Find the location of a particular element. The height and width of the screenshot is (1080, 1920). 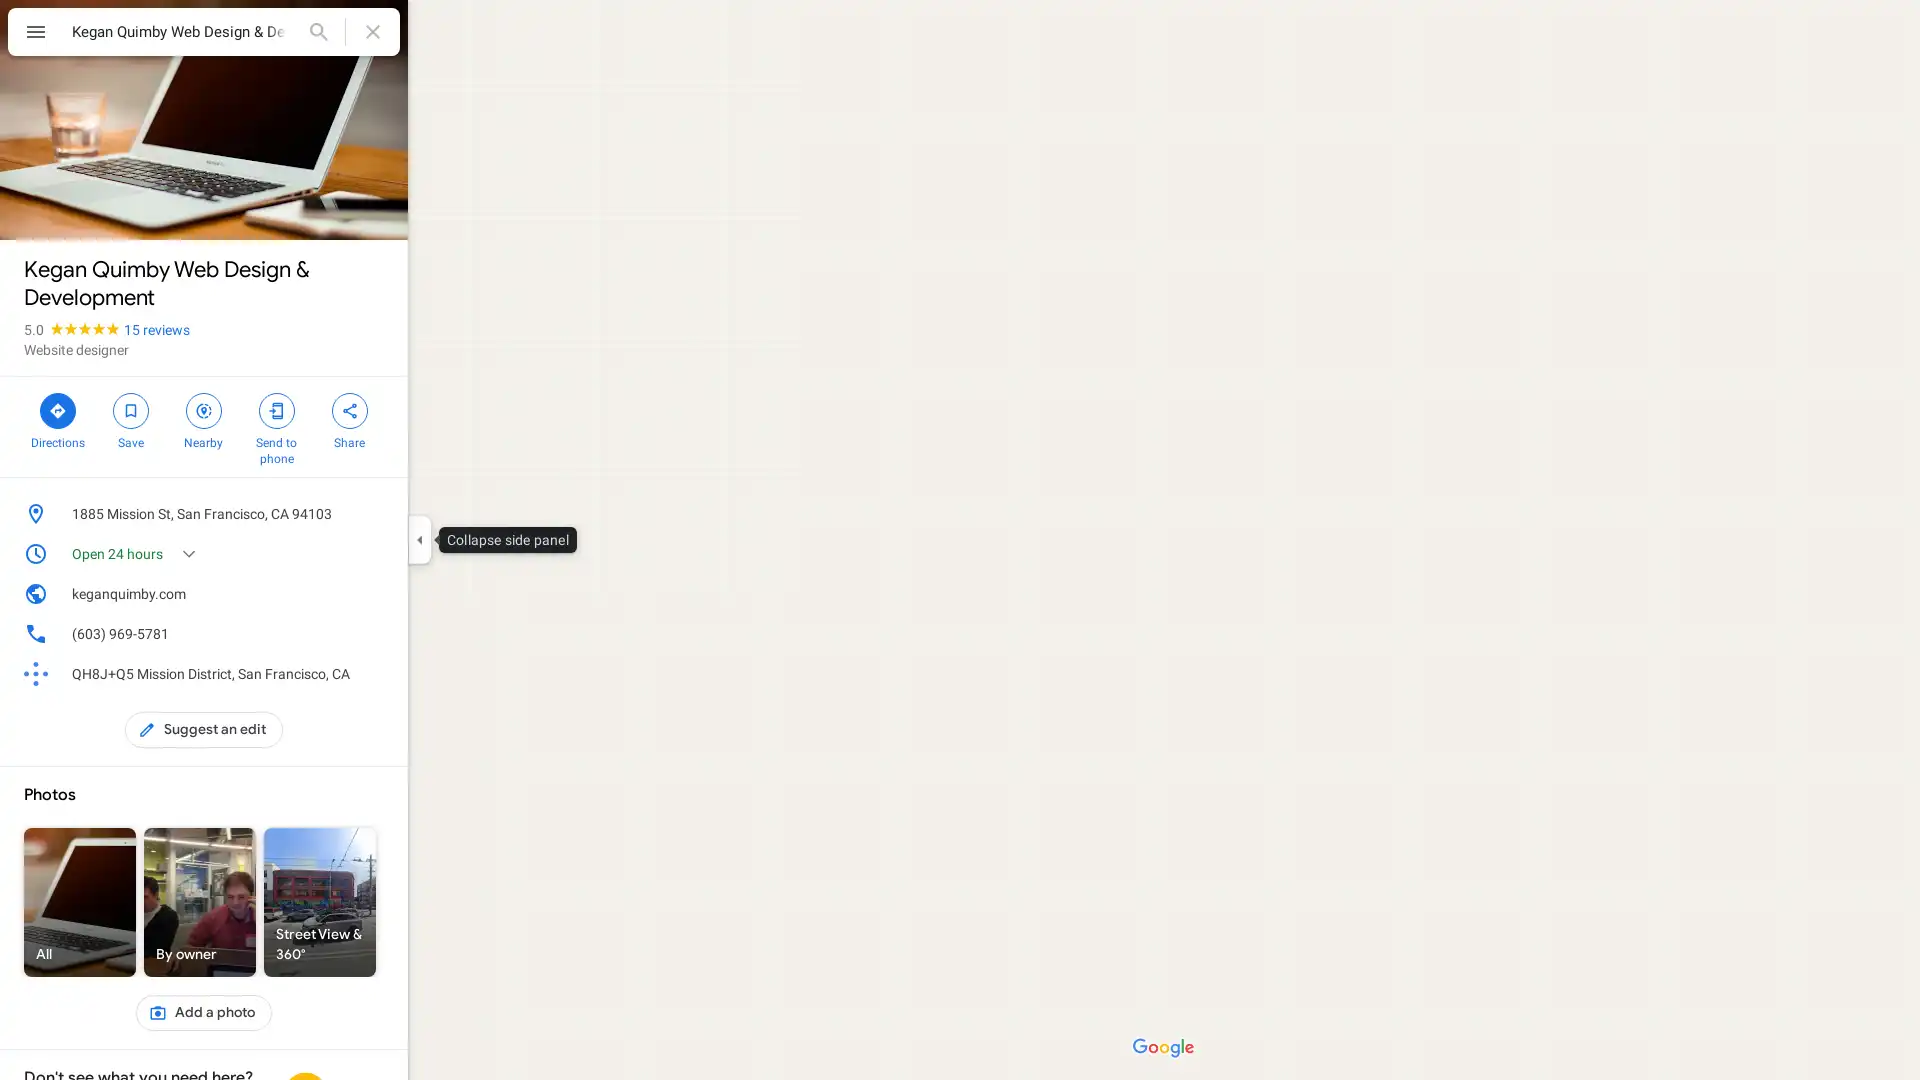

Suggest an edit is located at coordinates (204, 729).